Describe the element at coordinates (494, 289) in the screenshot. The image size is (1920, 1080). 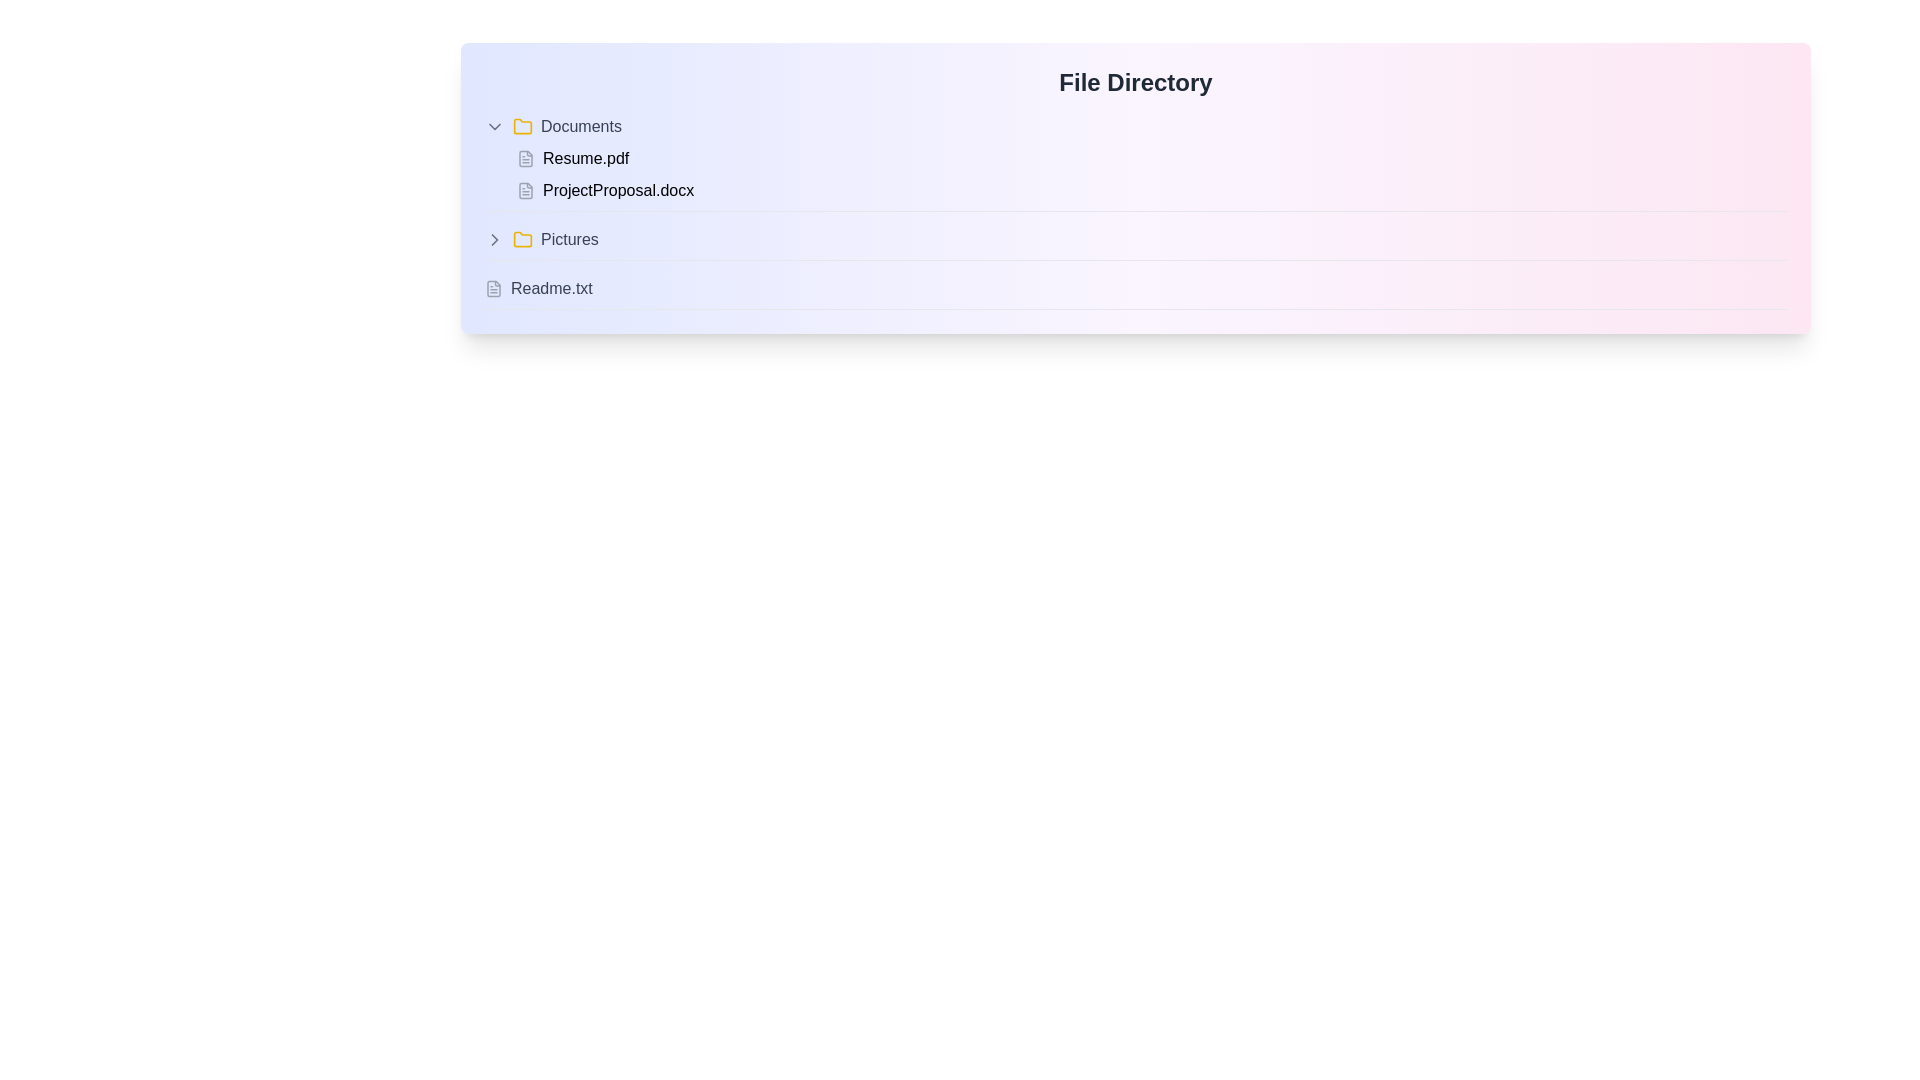
I see `the document icon representing 'Readme.txt' under the 'Pictures' folder, which is styled in light gray tones and has a folded corner design` at that location.